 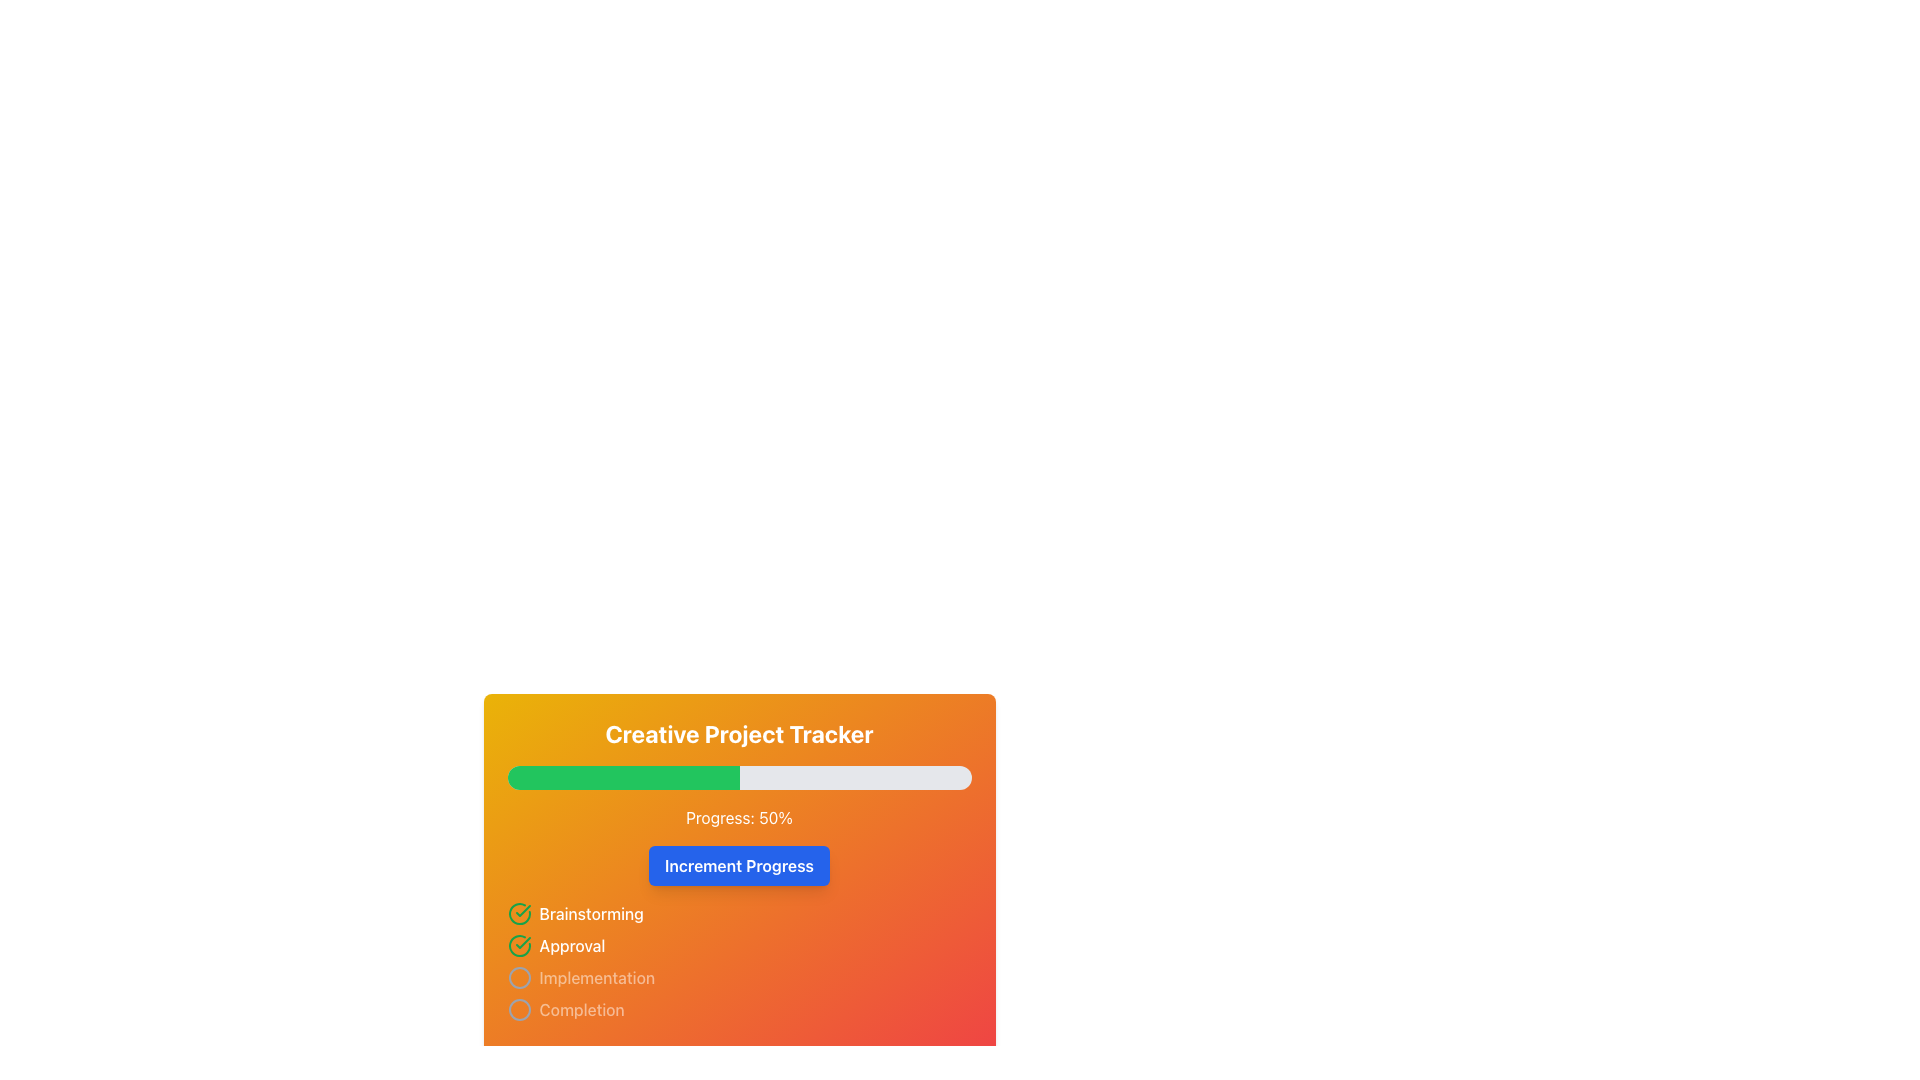 What do you see at coordinates (738, 960) in the screenshot?
I see `the progress tracker item in the center of the 'Creative Project Tracker' module to mark it as active or completed` at bounding box center [738, 960].